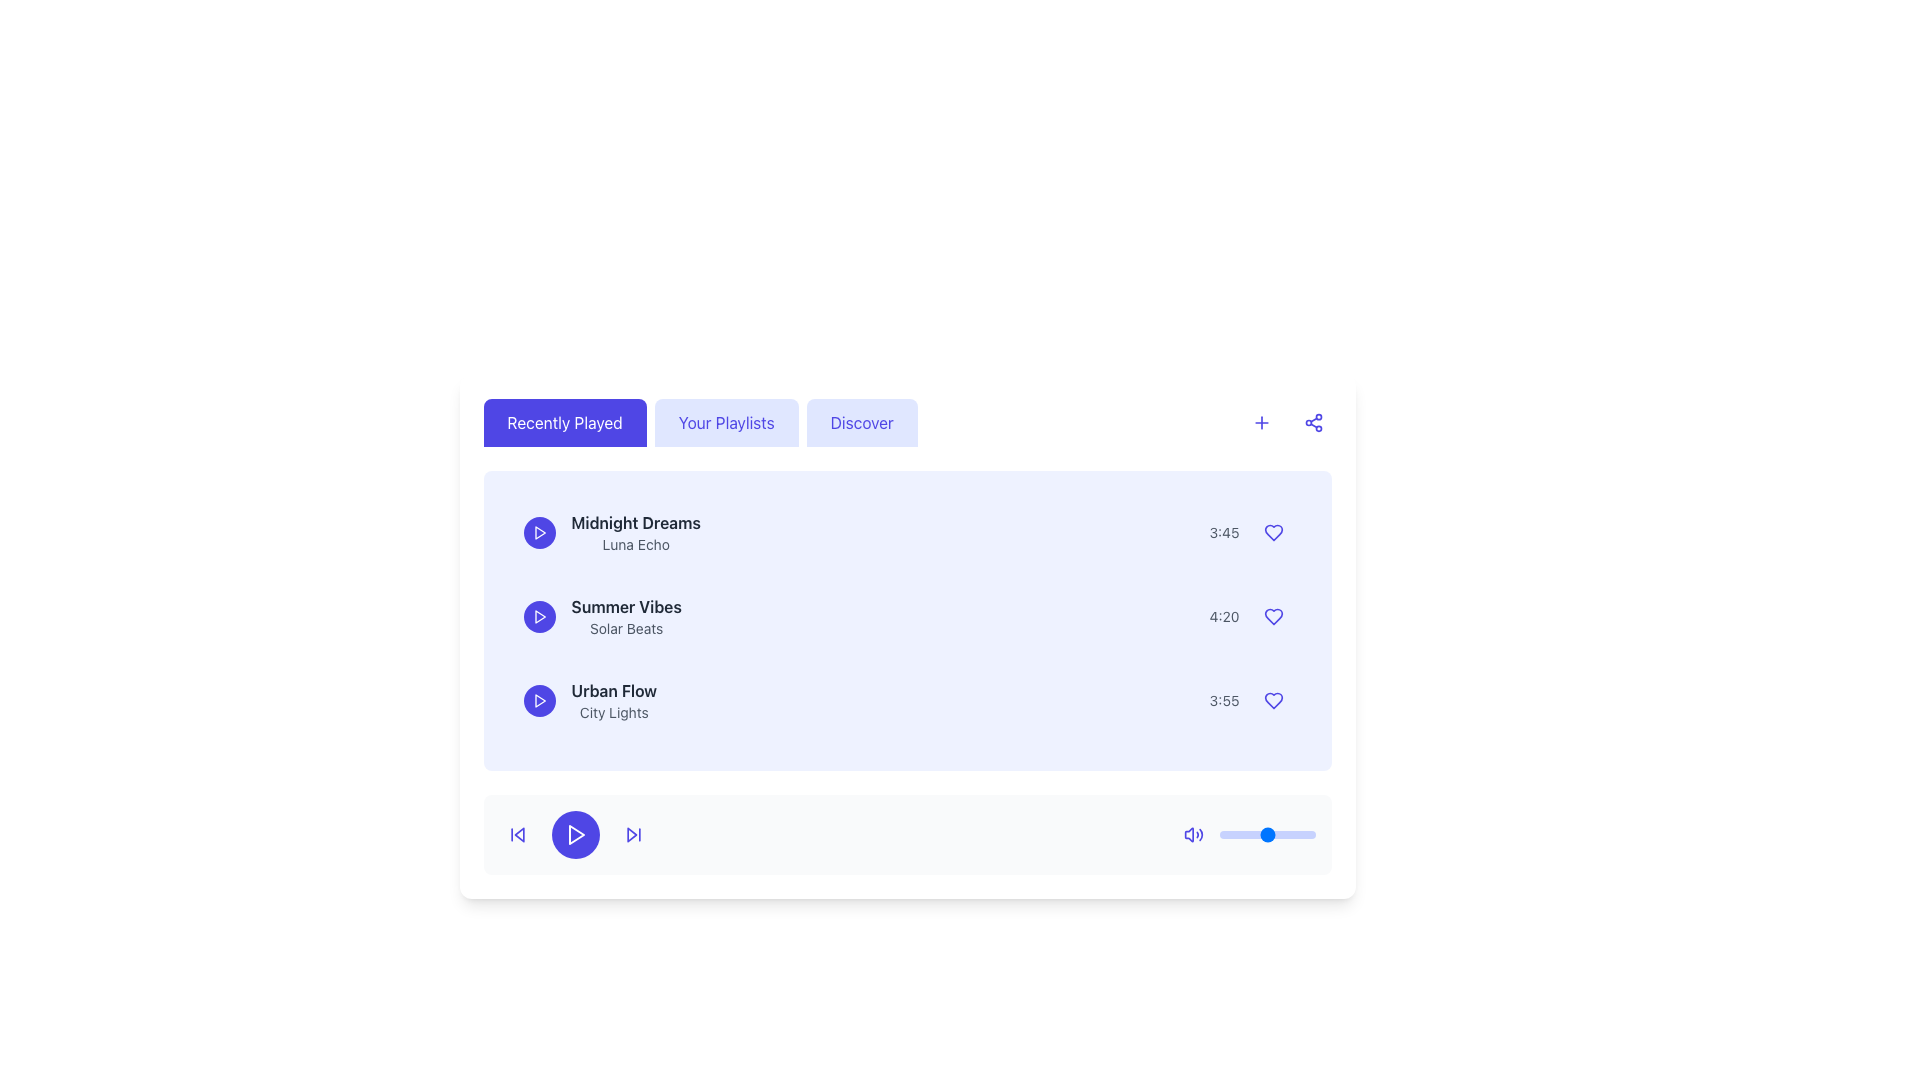  I want to click on text content of the text label located between the items 'Midnight Dreams' and 'Urban Flow' in the list, so click(601, 616).